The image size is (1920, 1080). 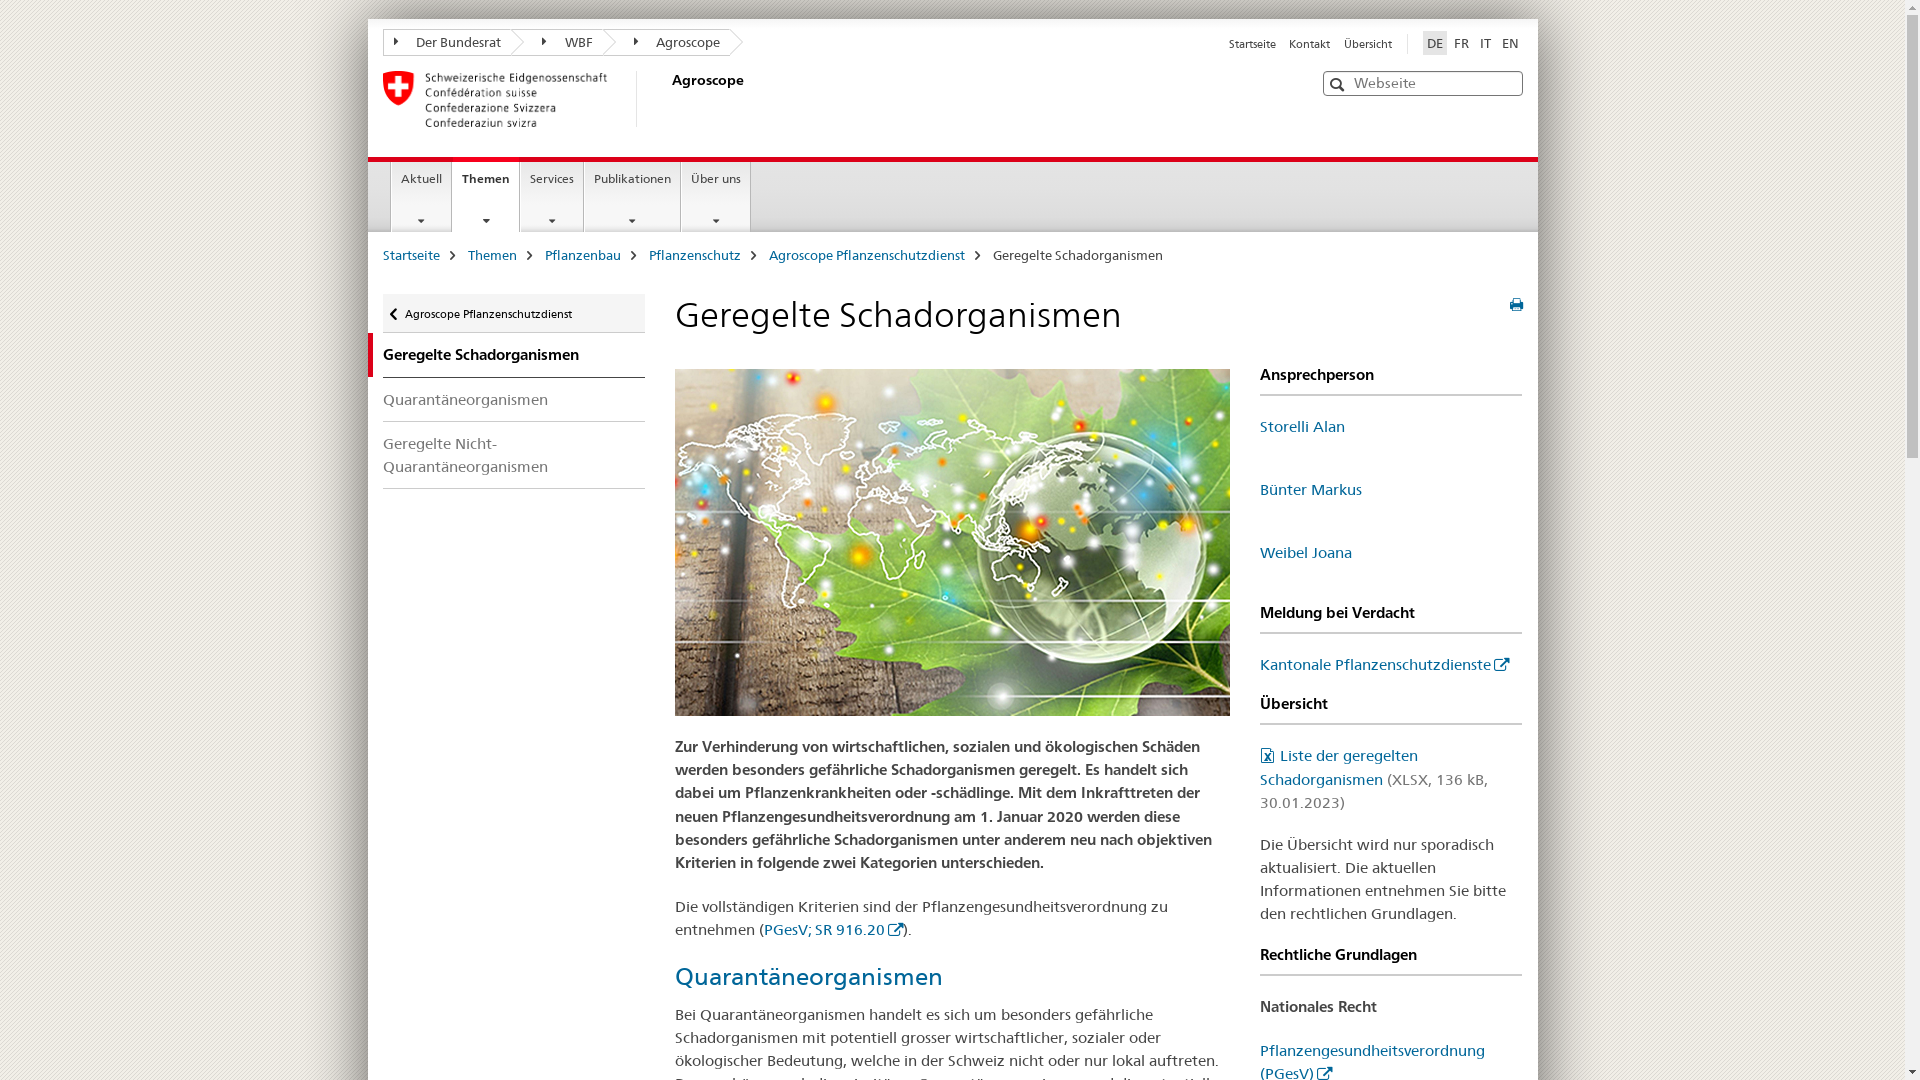 I want to click on 'Publikationen', so click(x=631, y=196).